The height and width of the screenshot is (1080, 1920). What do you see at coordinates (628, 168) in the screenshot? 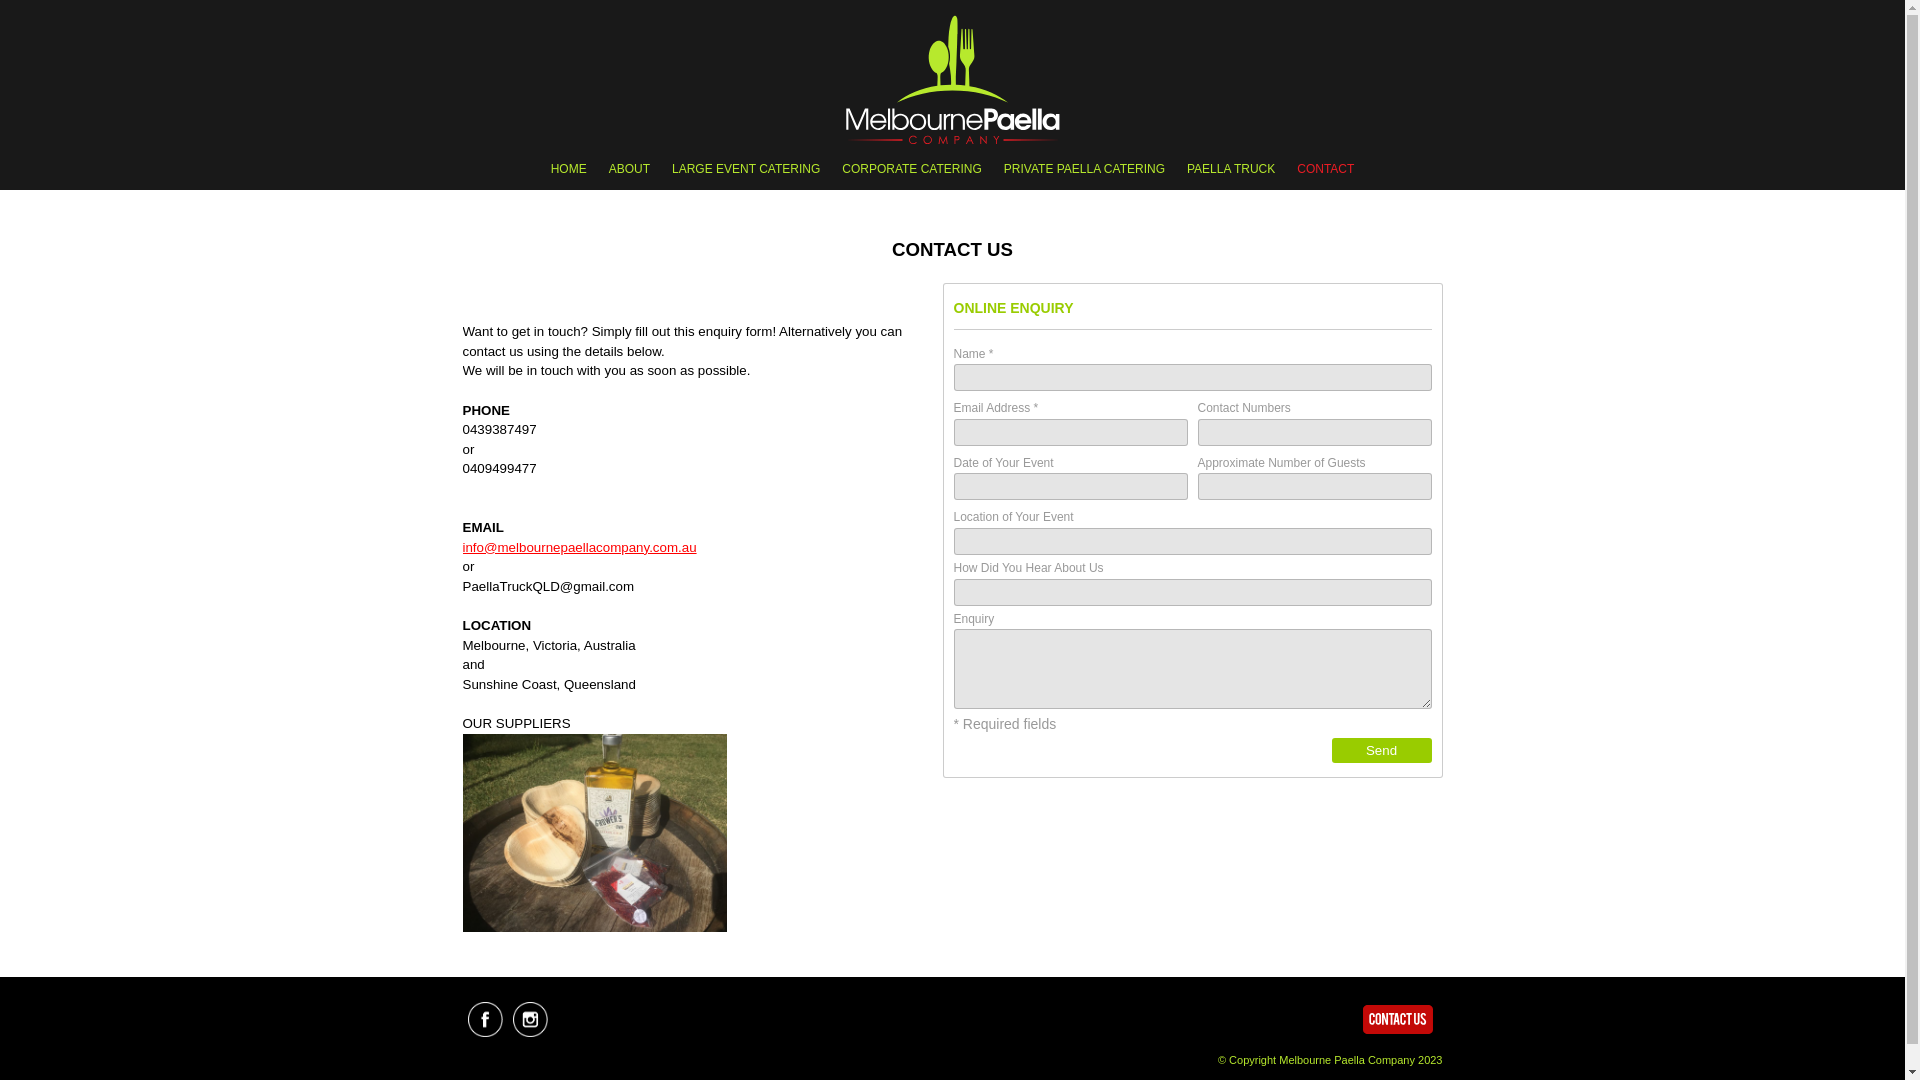
I see `'ABOUT'` at bounding box center [628, 168].